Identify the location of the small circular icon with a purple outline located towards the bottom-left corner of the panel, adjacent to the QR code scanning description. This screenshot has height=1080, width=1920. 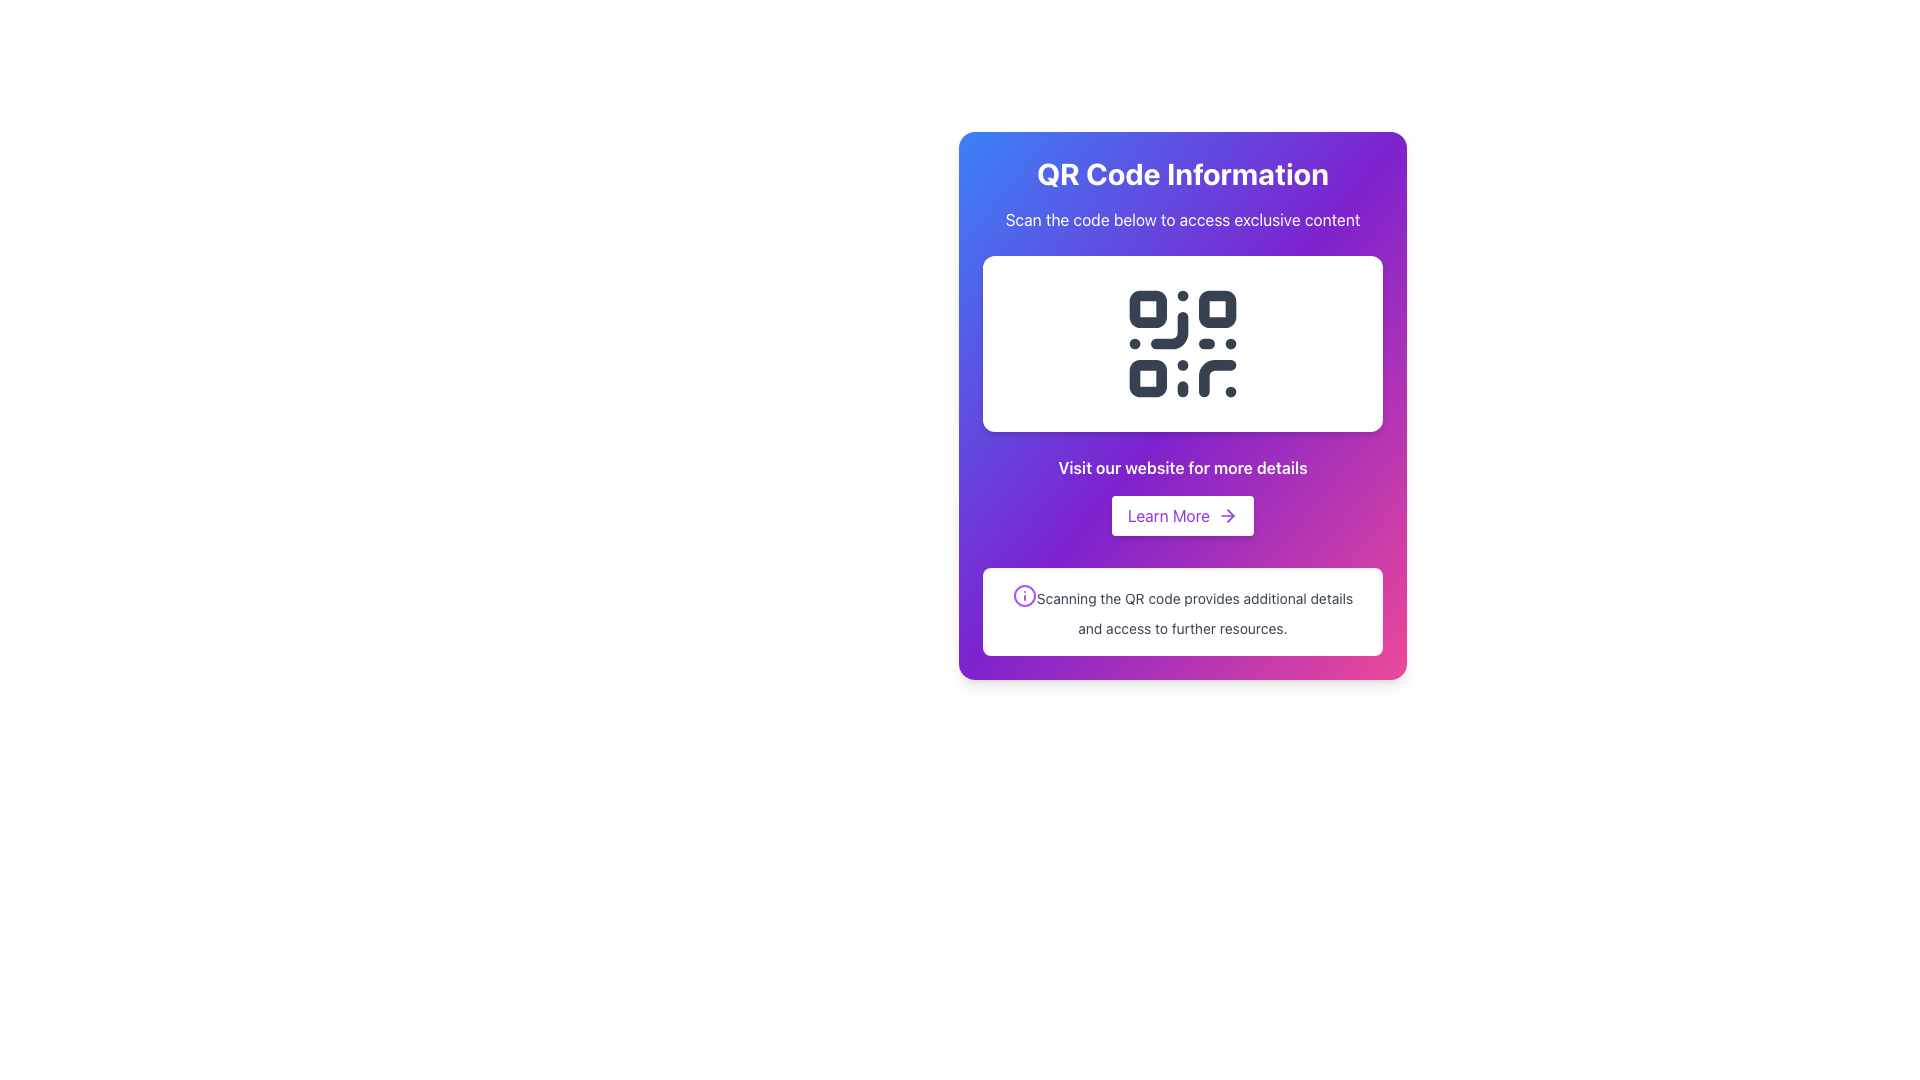
(1024, 595).